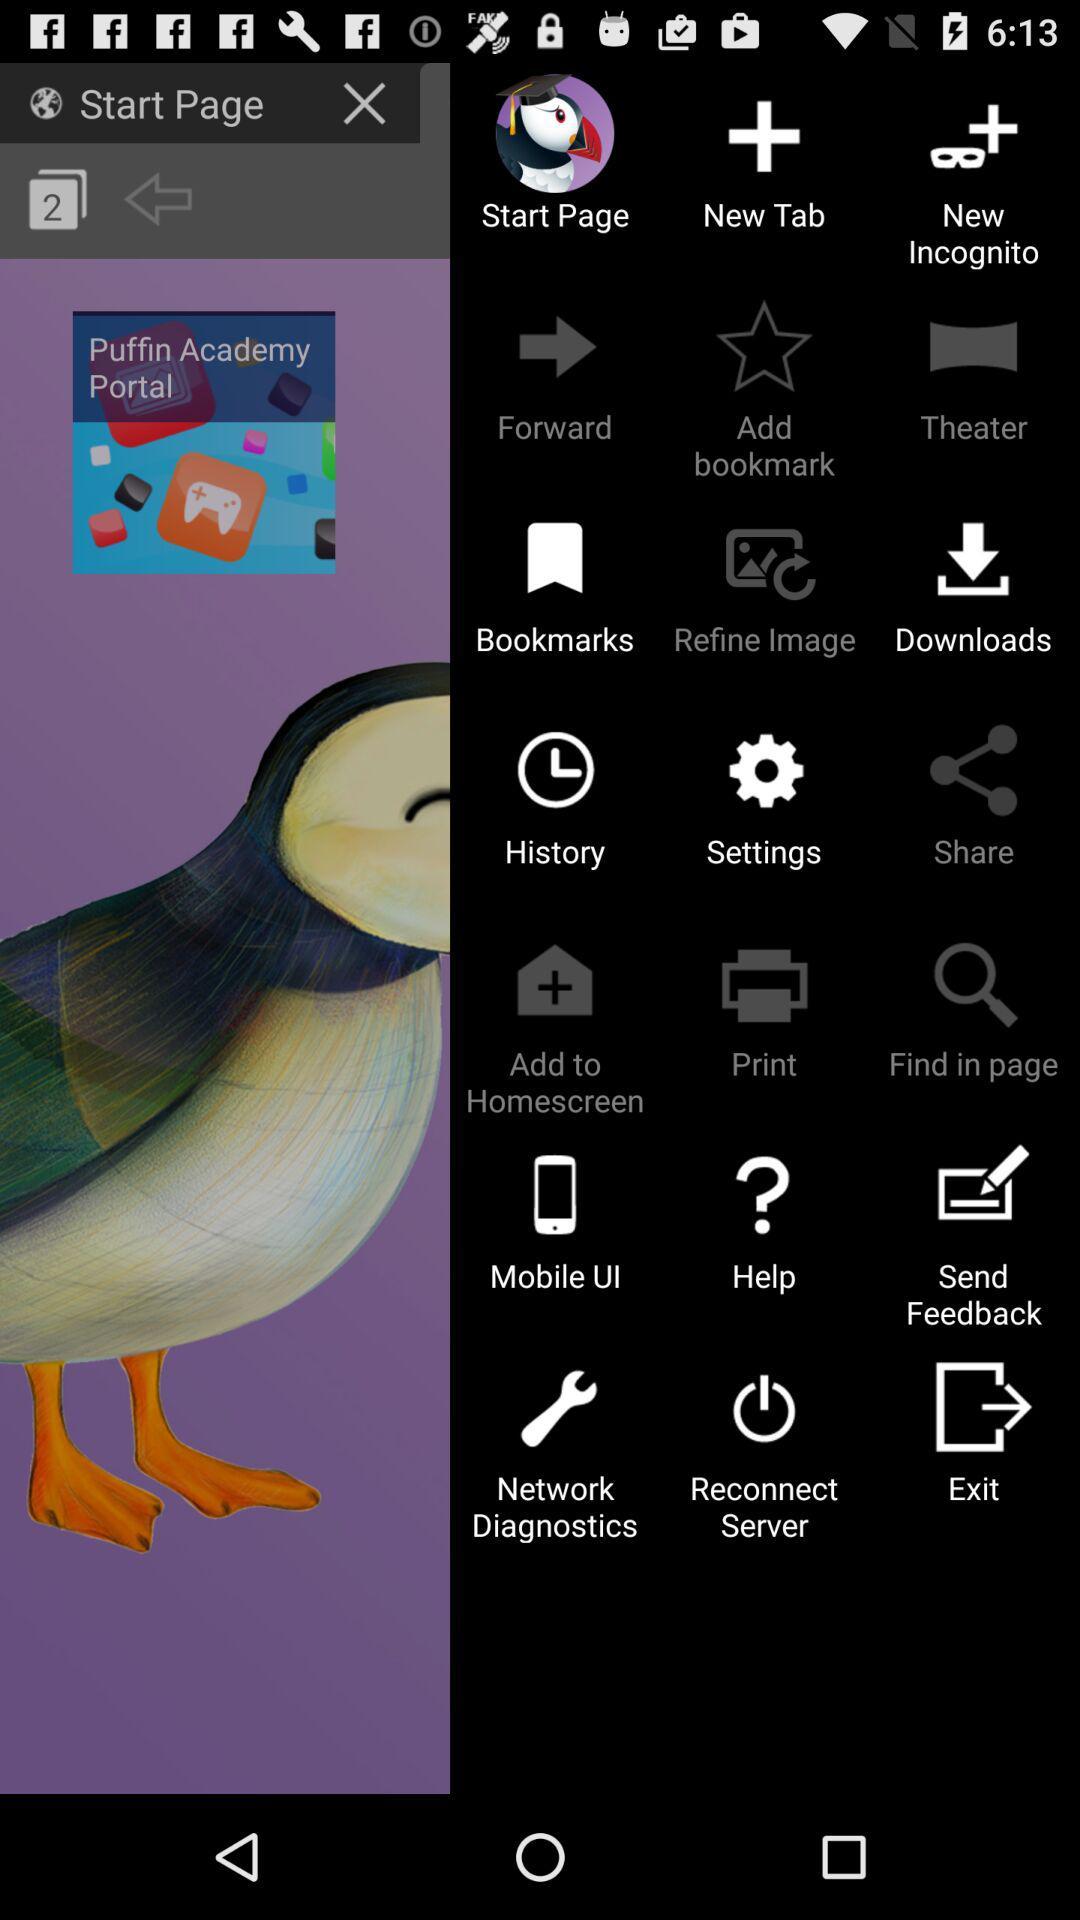  Describe the element at coordinates (764, 132) in the screenshot. I see `the  new tab option` at that location.